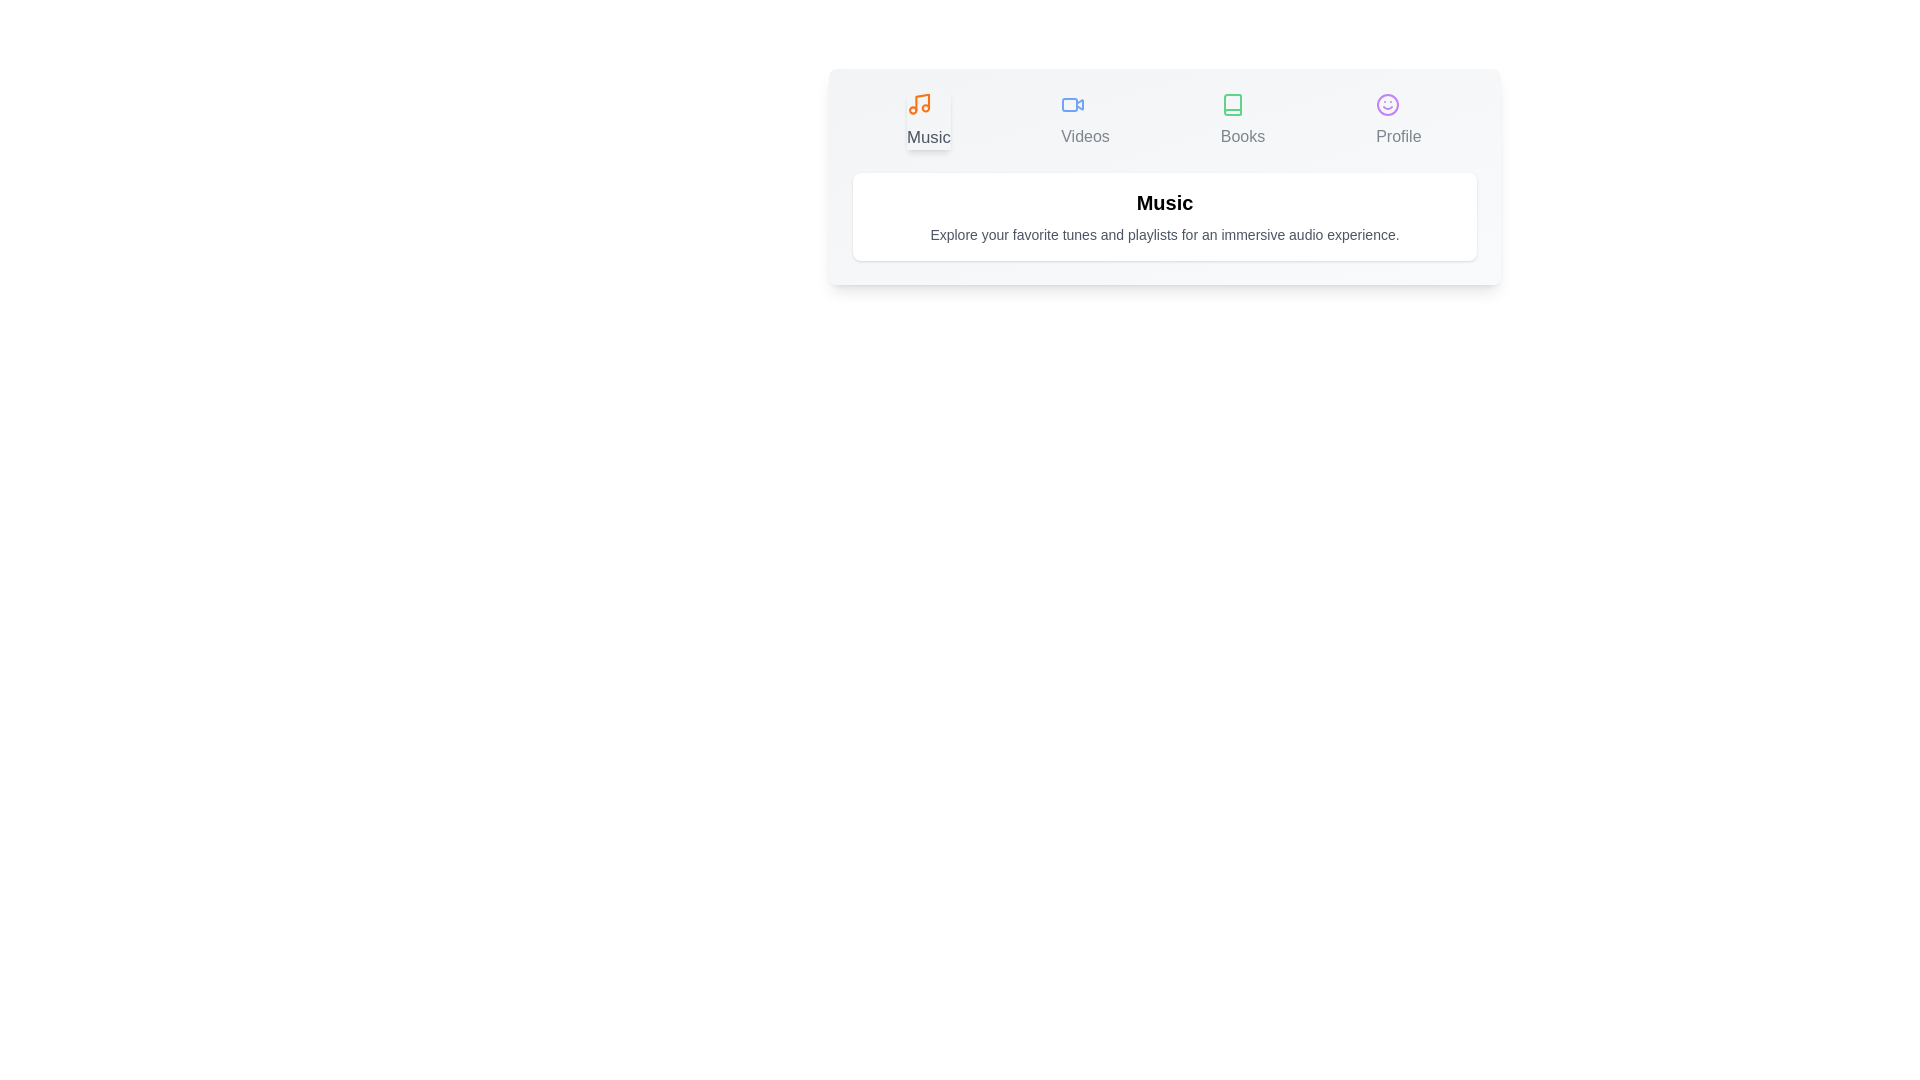  Describe the element at coordinates (928, 120) in the screenshot. I see `the Music tab` at that location.